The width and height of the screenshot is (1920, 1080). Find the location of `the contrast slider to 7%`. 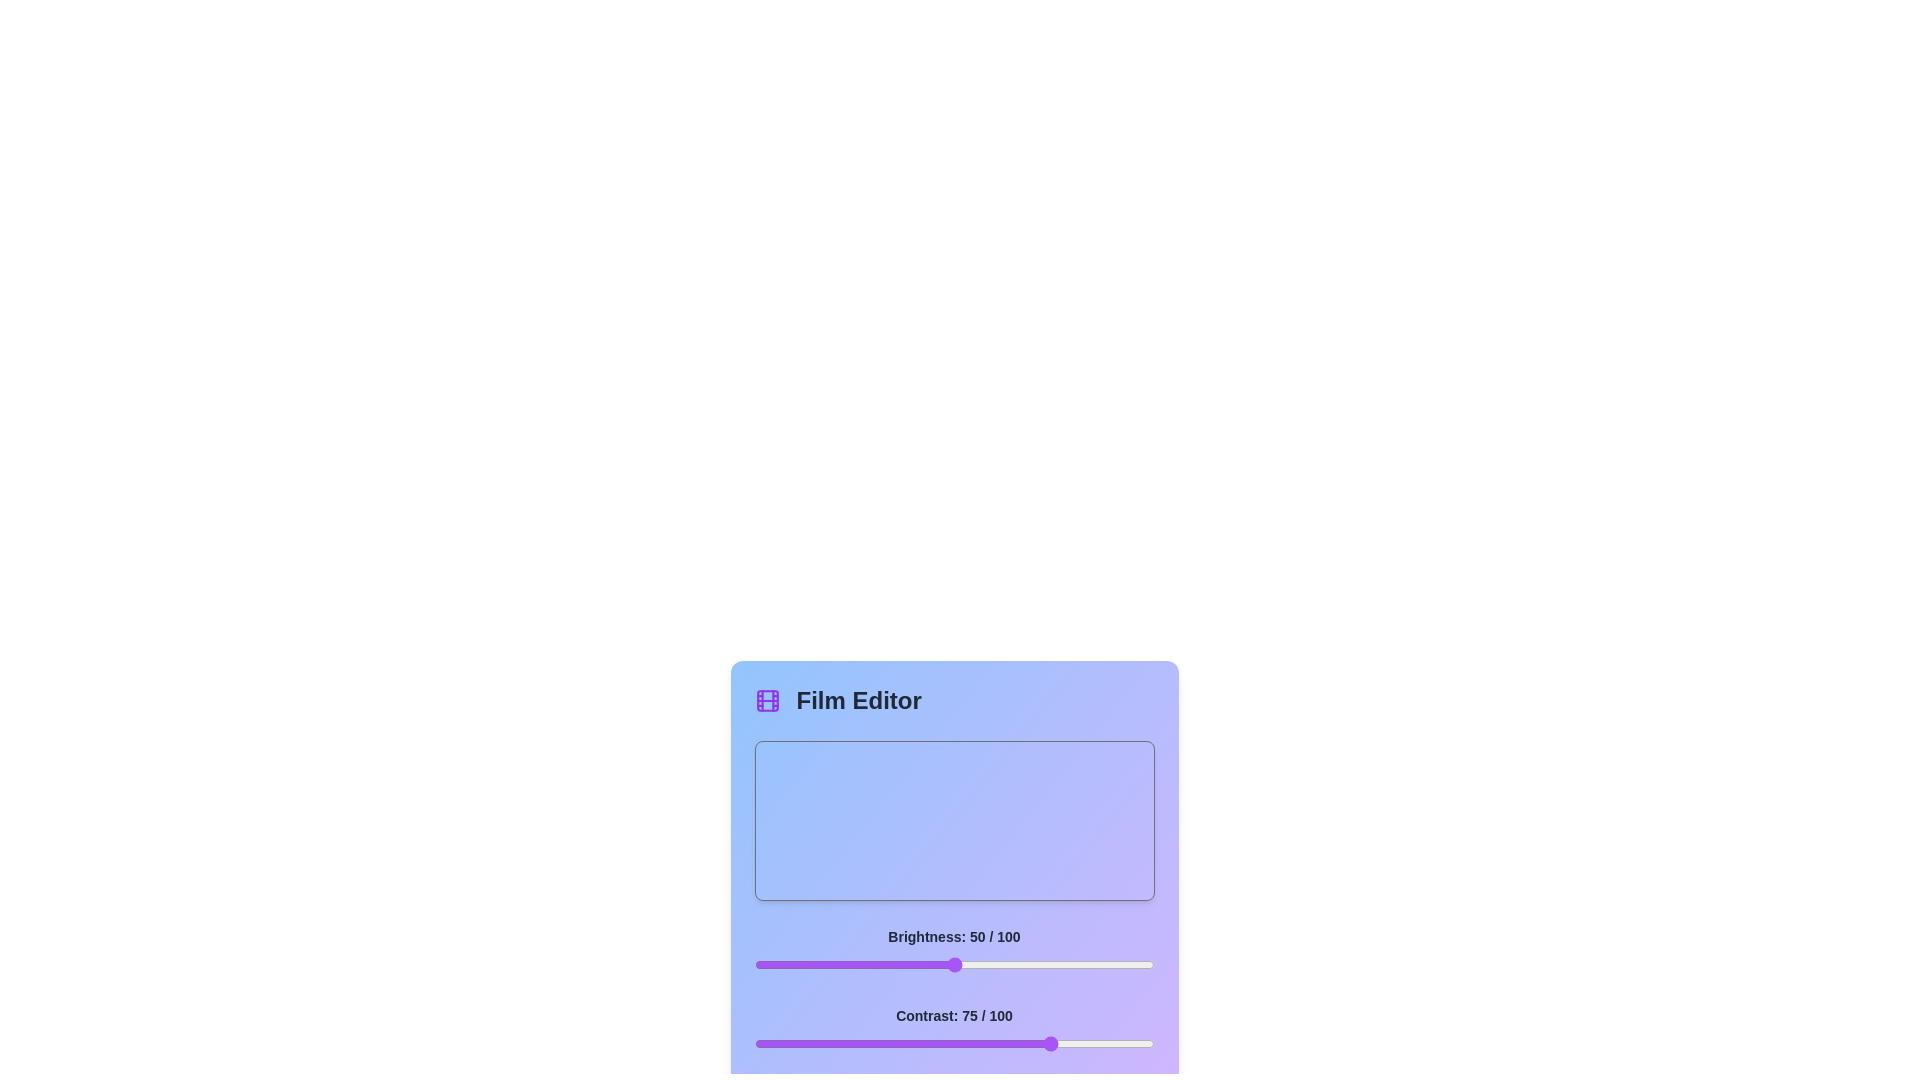

the contrast slider to 7% is located at coordinates (781, 1043).